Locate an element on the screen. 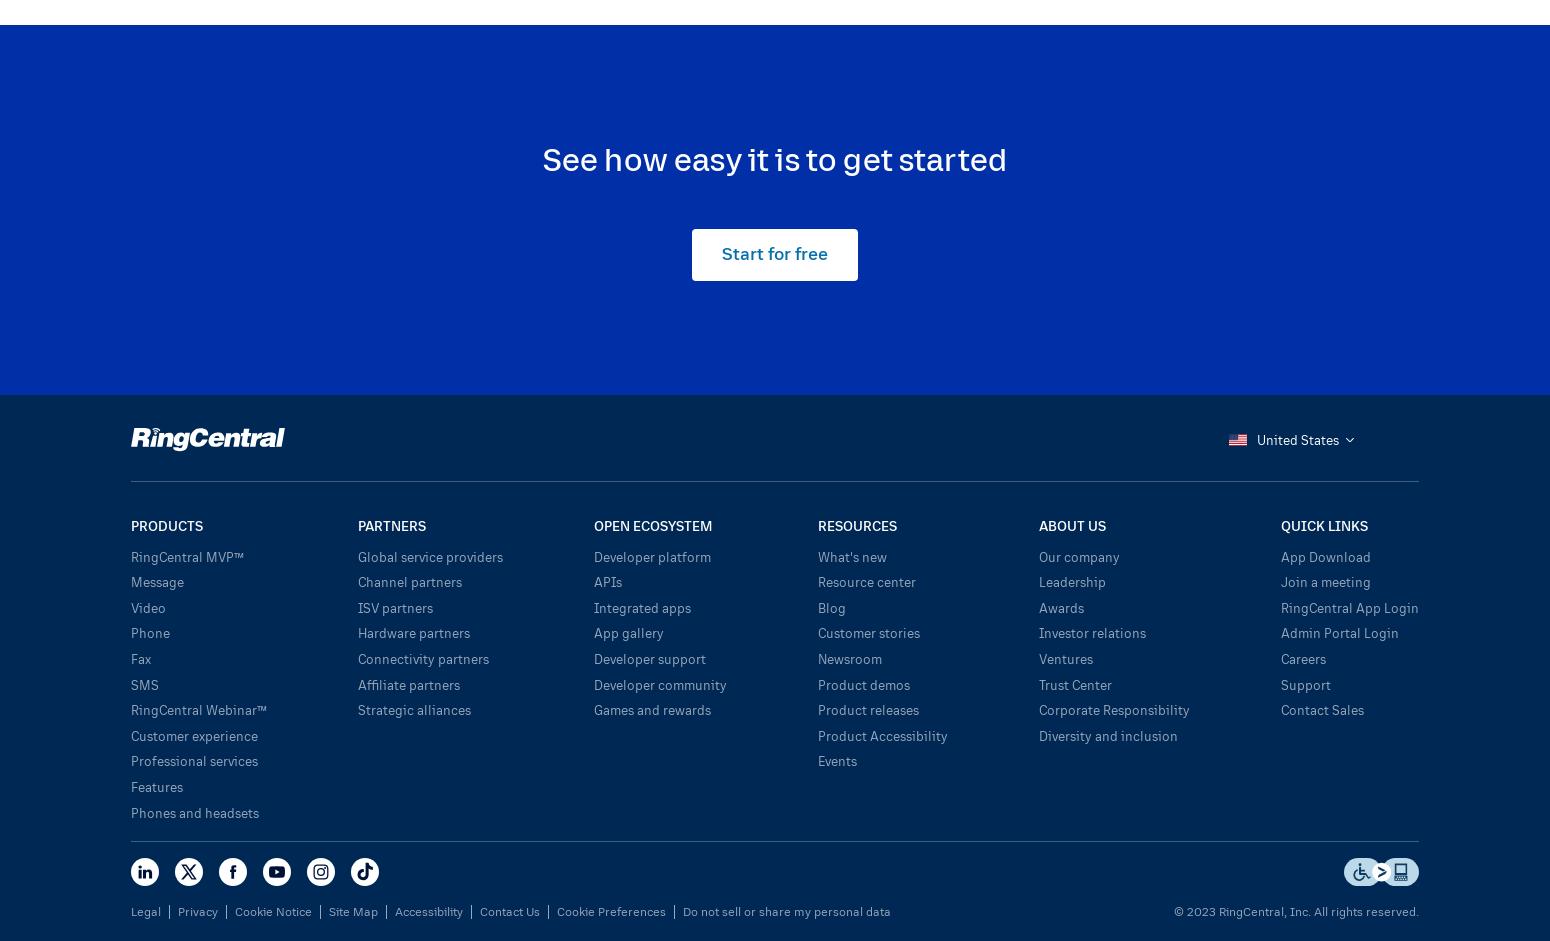 The height and width of the screenshot is (941, 1550). 'See how easy it is to get started' is located at coordinates (774, 156).